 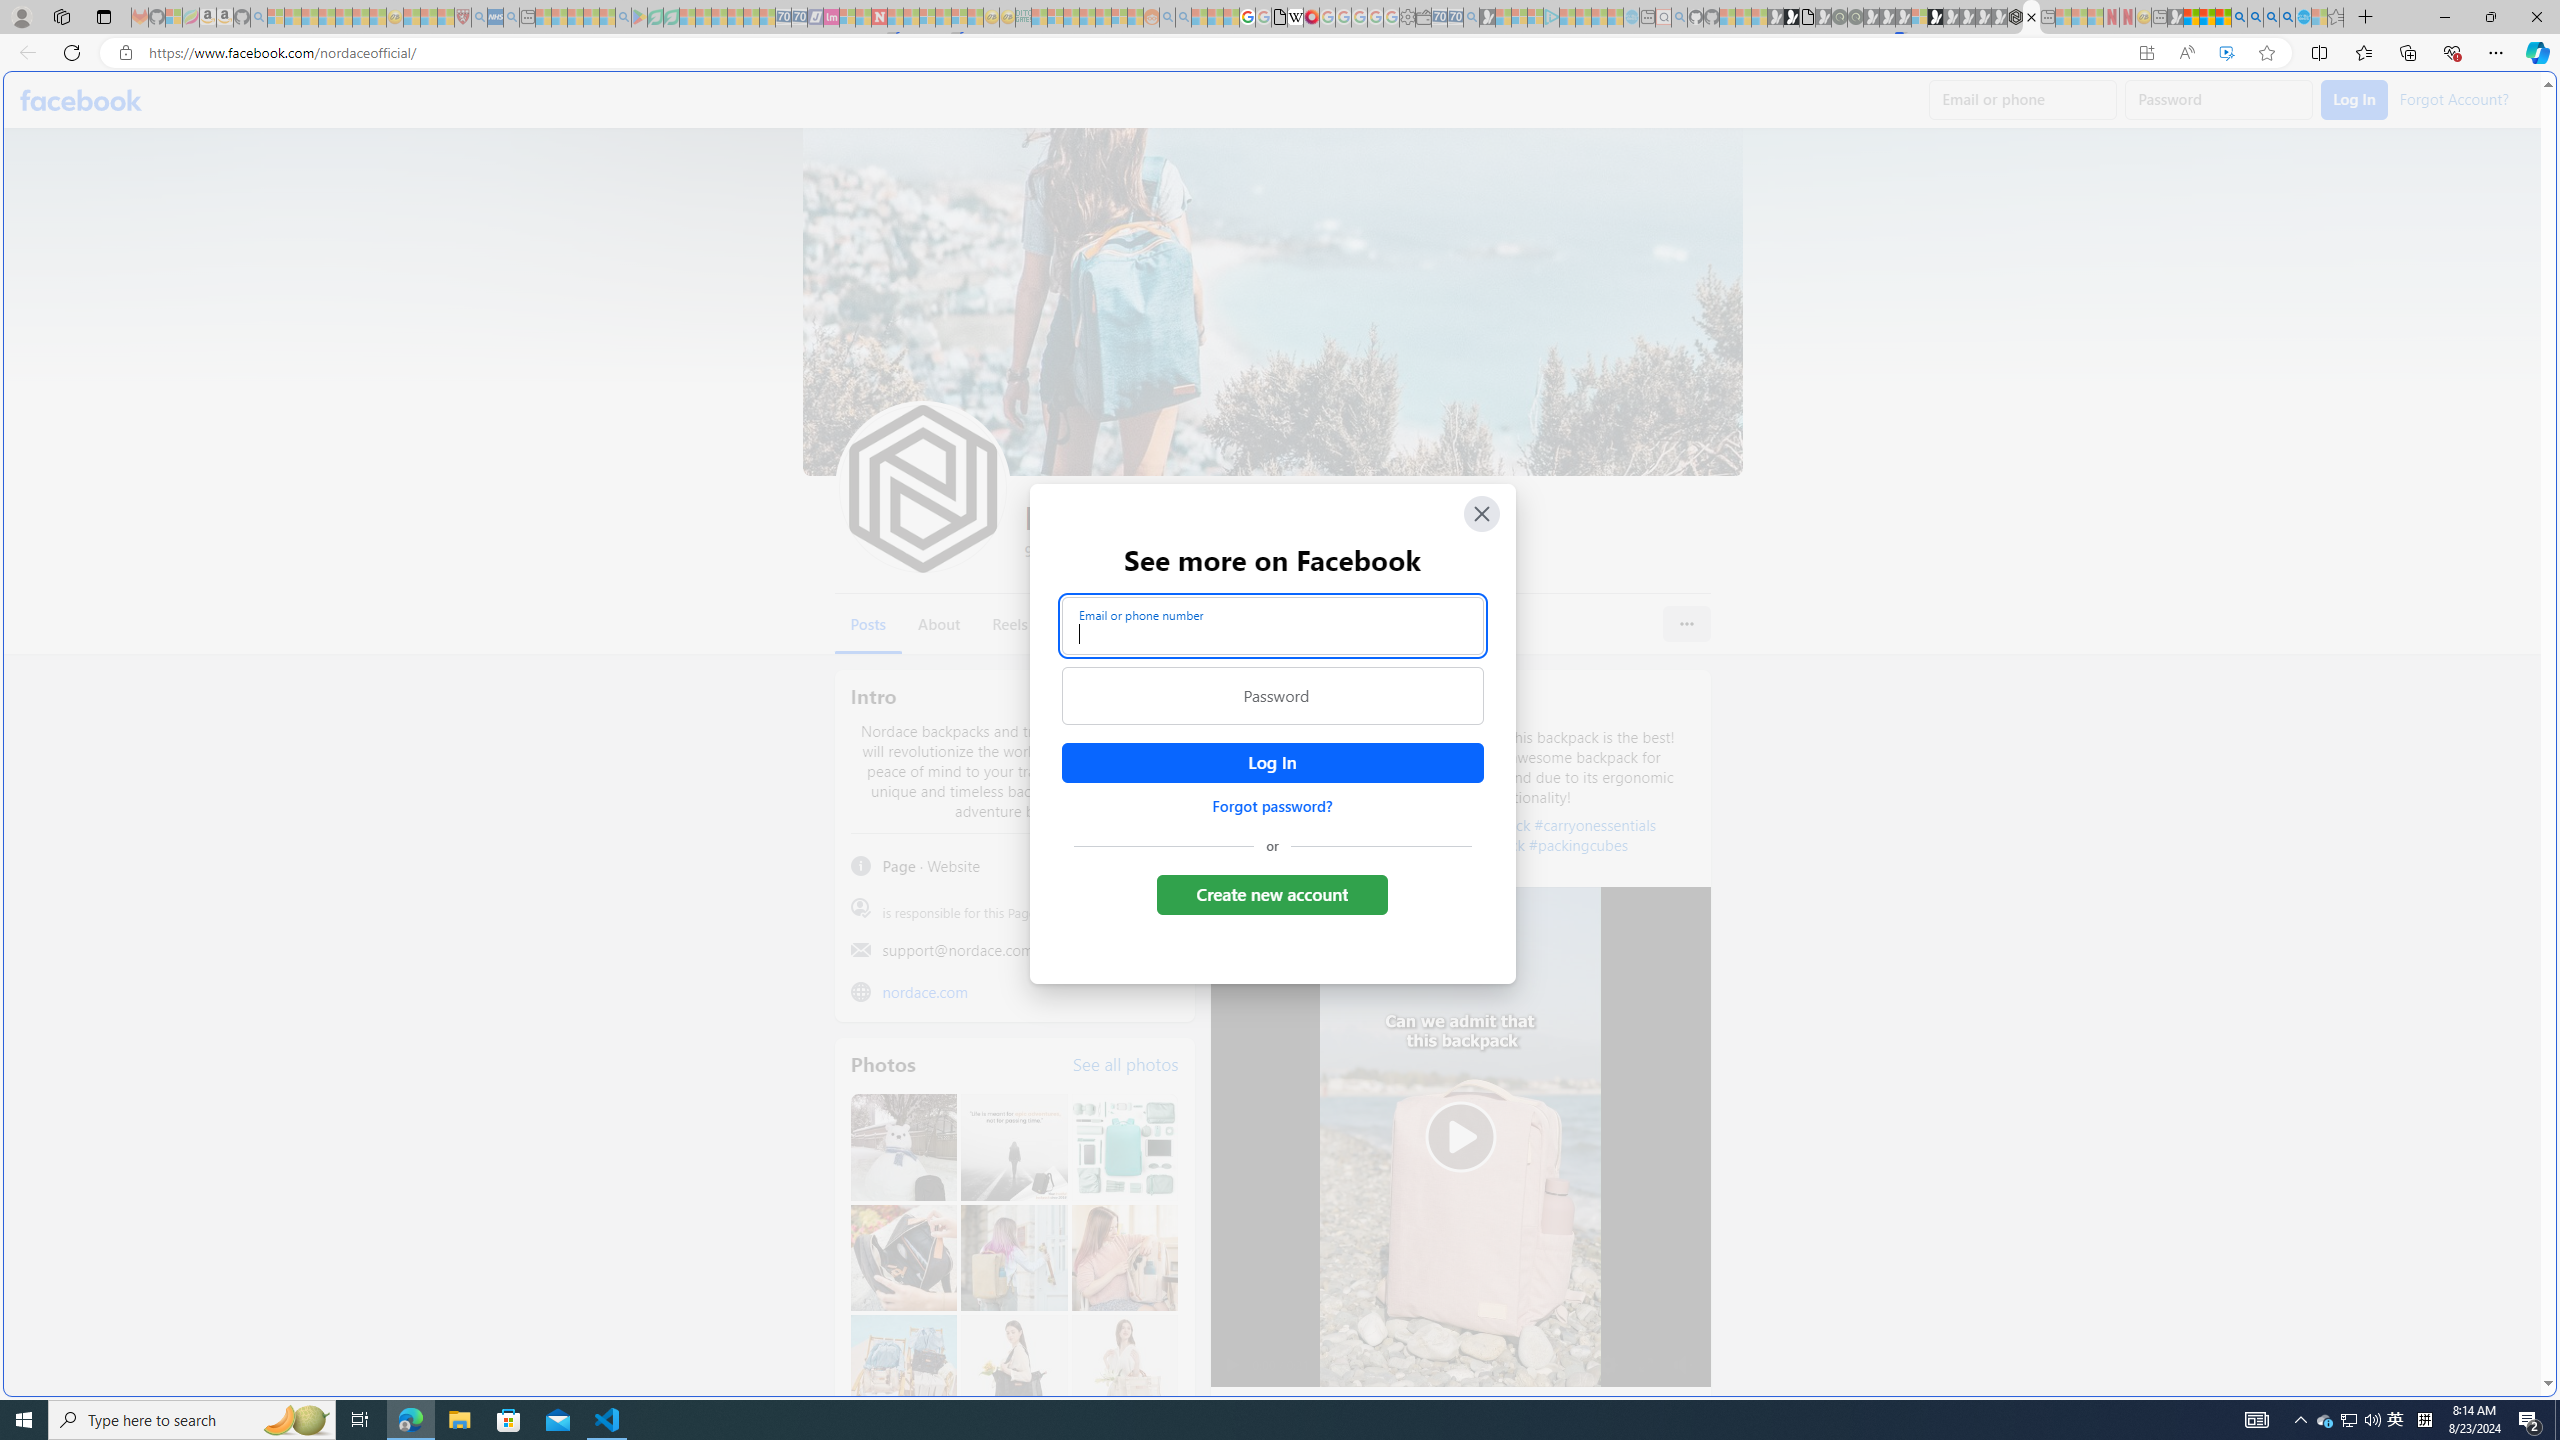 I want to click on 'Forgot password?', so click(x=1271, y=805).